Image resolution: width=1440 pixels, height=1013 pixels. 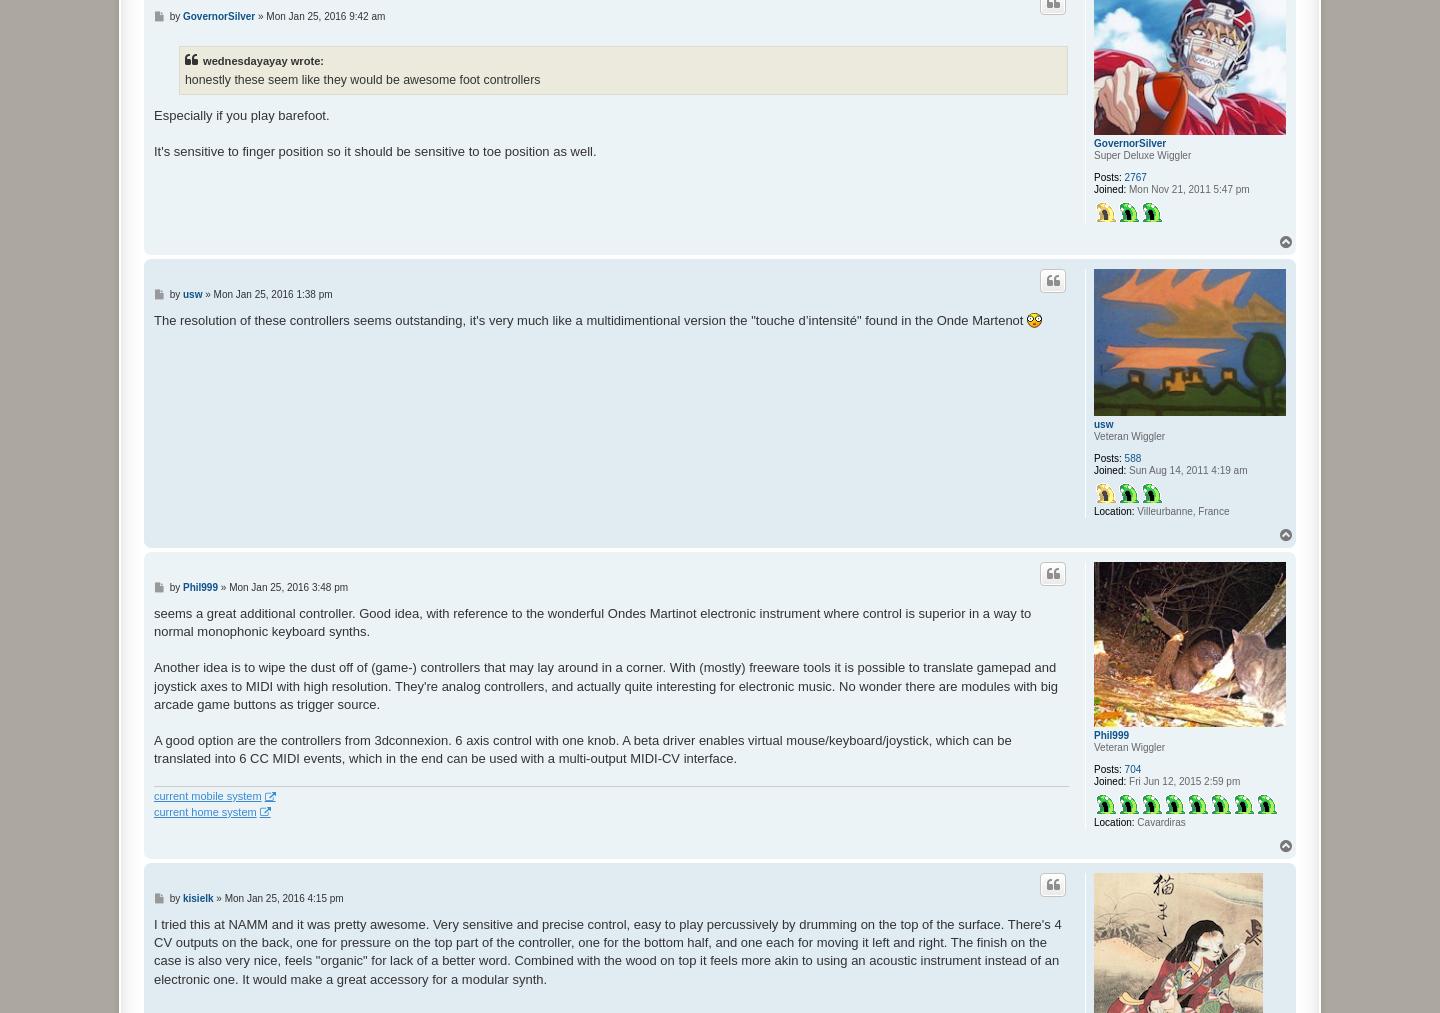 What do you see at coordinates (592, 620) in the screenshot?
I see `'seems a great additional controller. Good idea, with reference to the wonderful Ondes Martinot electronic instrument where control is superior in a way to normal monophonic keyboard synths.'` at bounding box center [592, 620].